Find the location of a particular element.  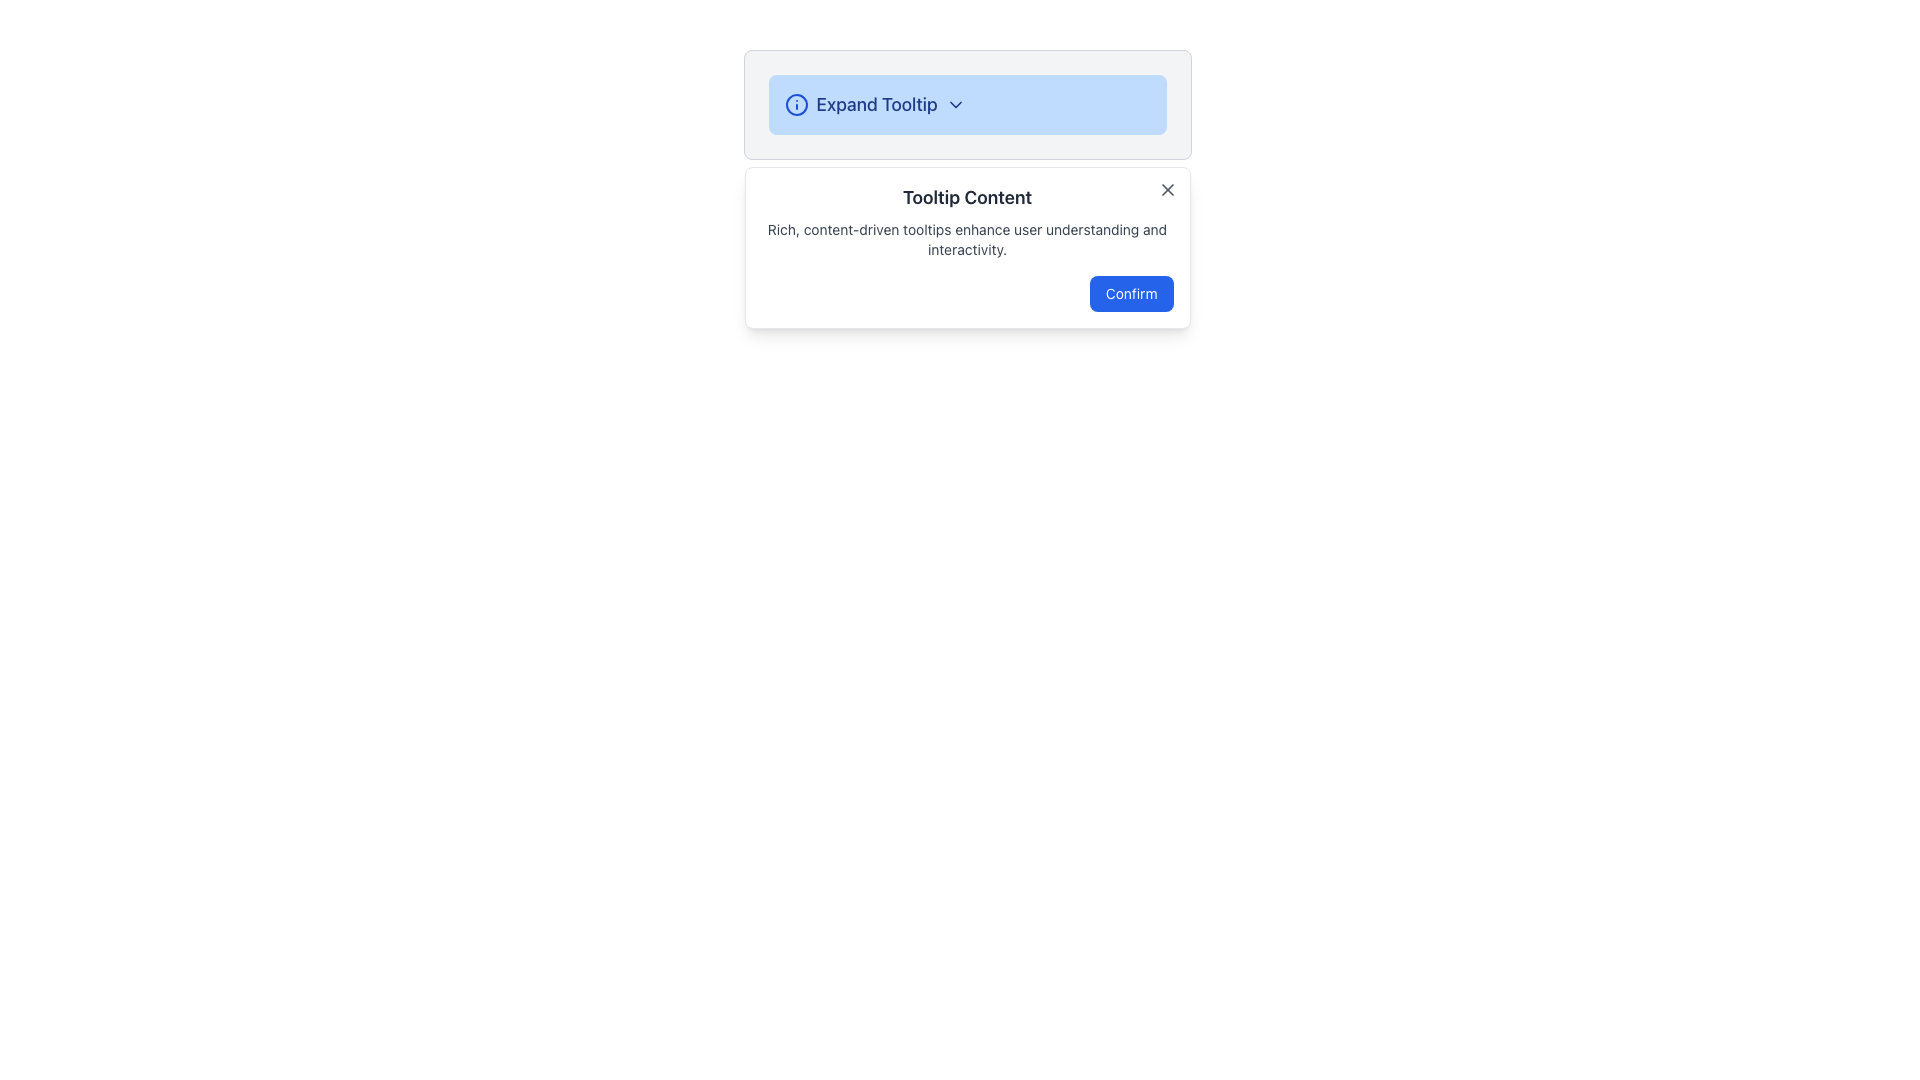

the close button located in the top-right corner of the tooltip is located at coordinates (1167, 189).